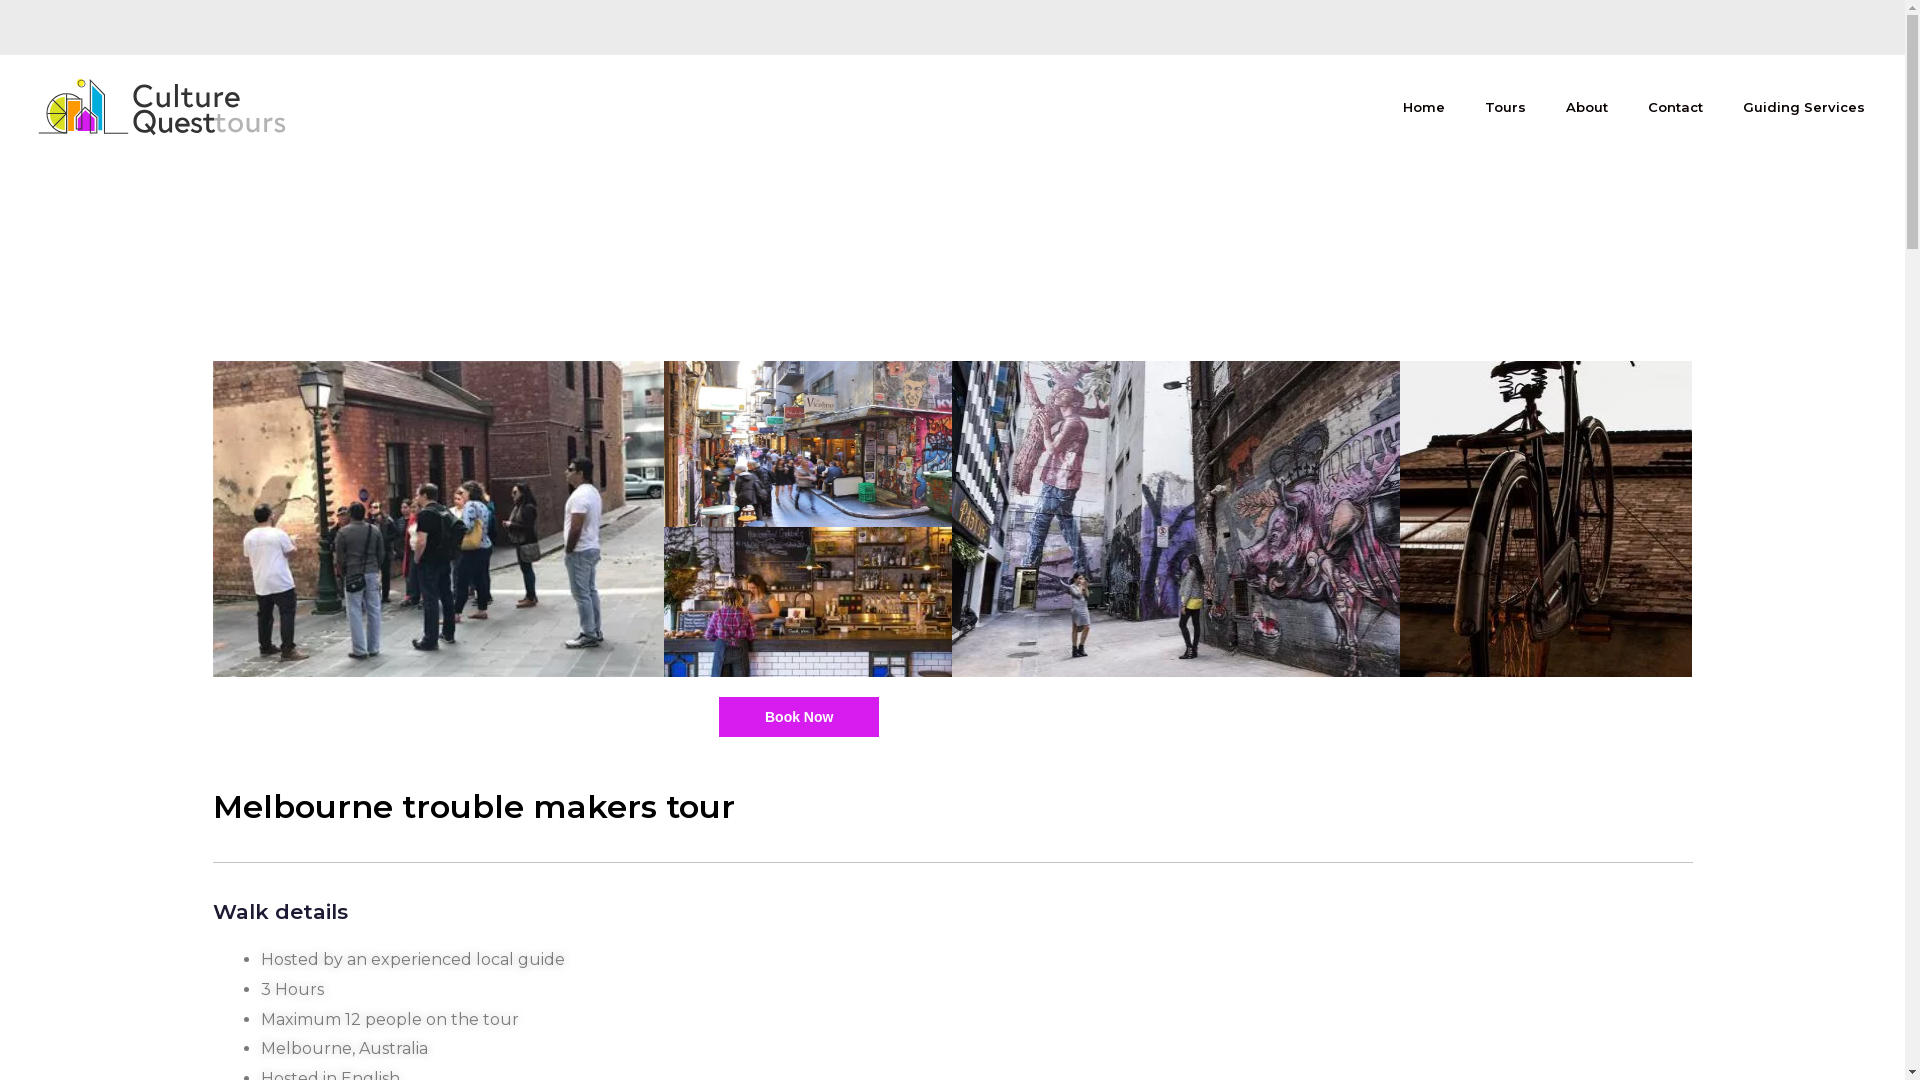 The image size is (1920, 1080). Describe the element at coordinates (1675, 107) in the screenshot. I see `'Contact'` at that location.